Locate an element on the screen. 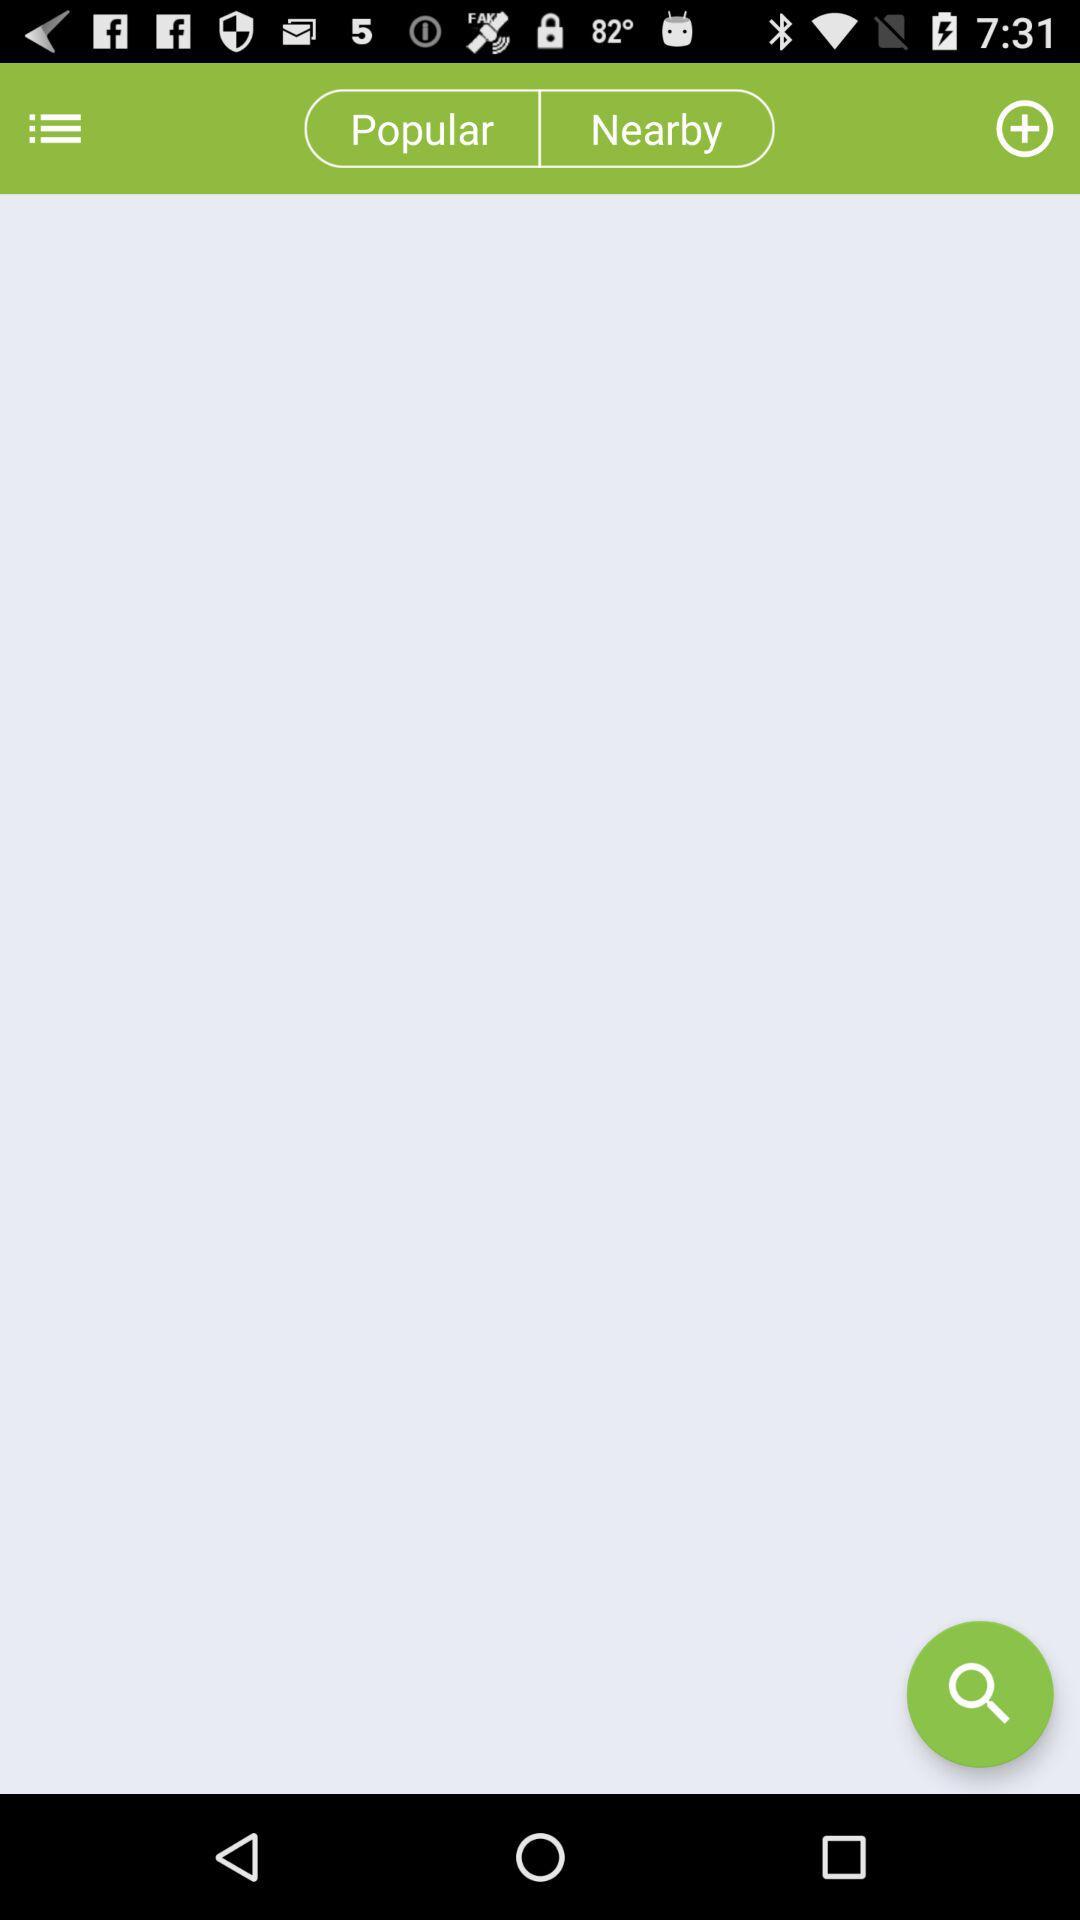 This screenshot has height=1920, width=1080. the add icon is located at coordinates (1024, 136).